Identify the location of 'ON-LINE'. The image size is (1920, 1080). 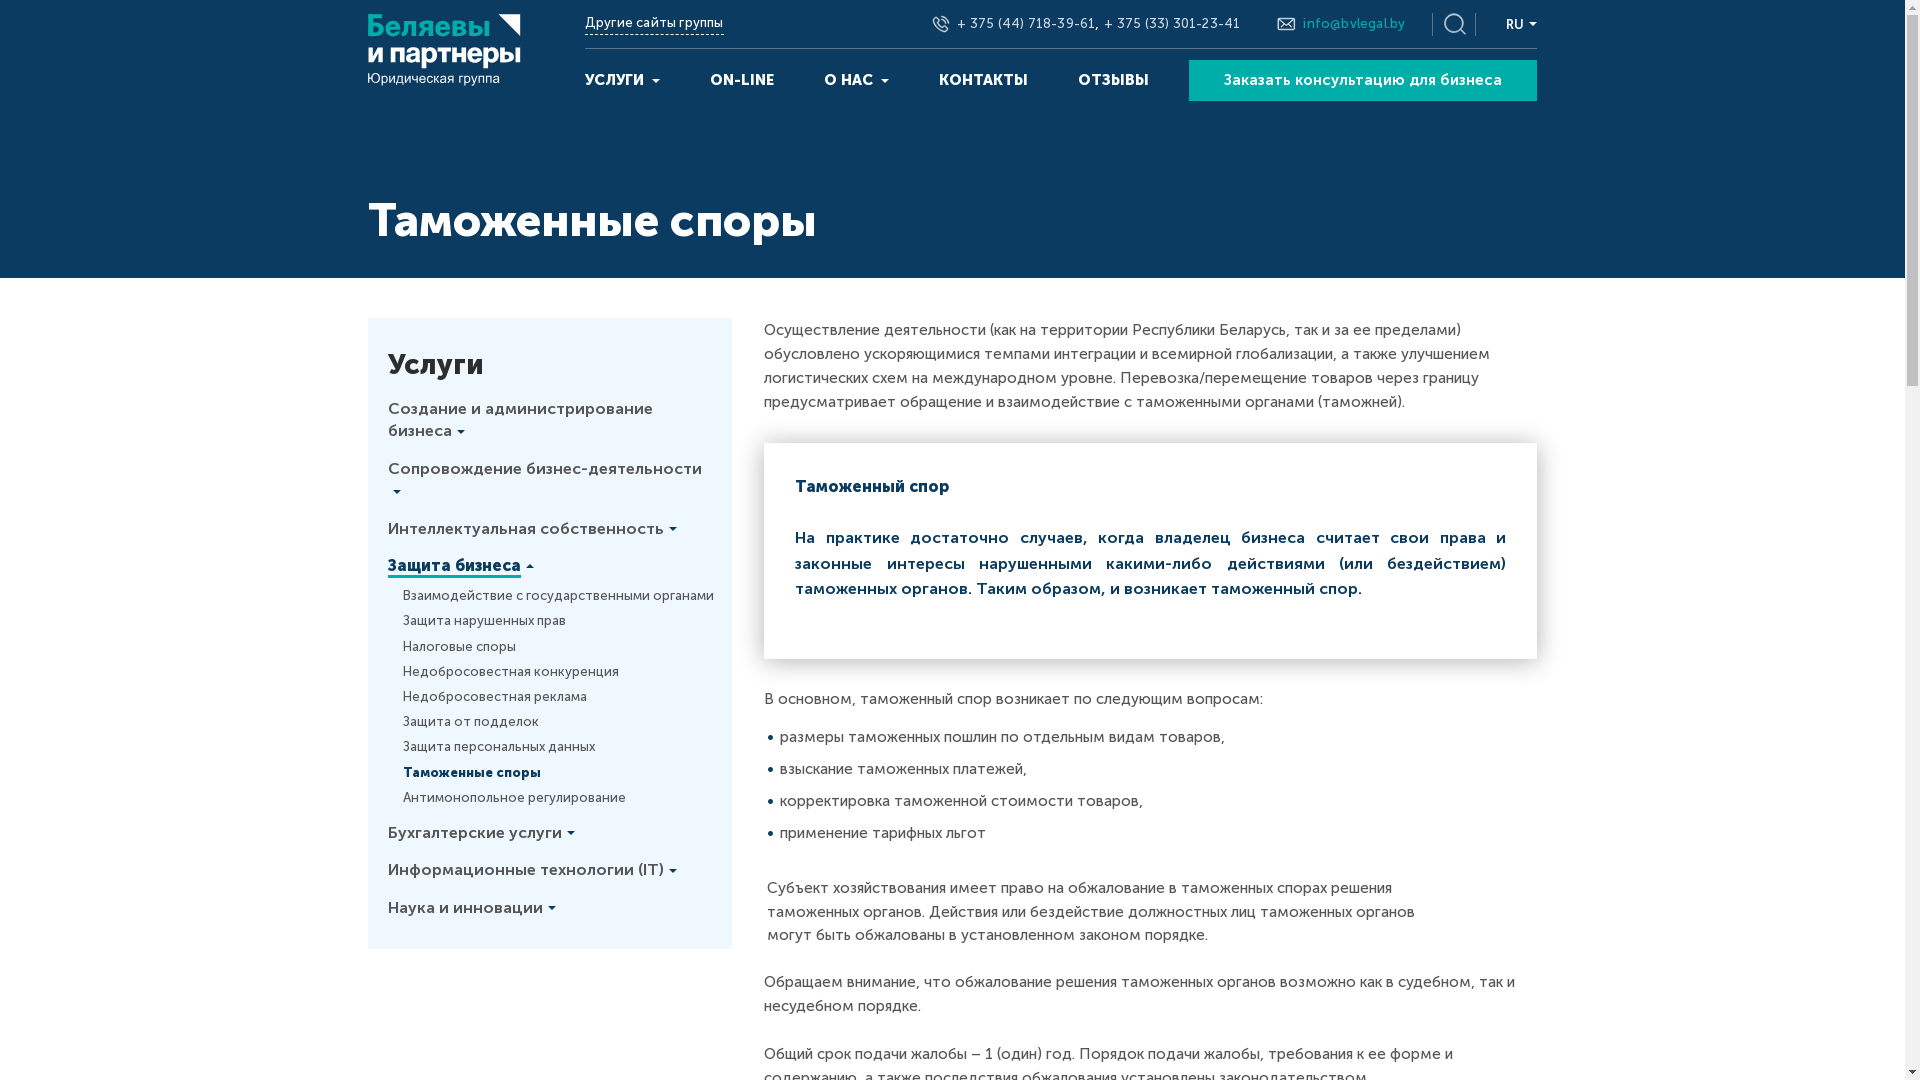
(741, 79).